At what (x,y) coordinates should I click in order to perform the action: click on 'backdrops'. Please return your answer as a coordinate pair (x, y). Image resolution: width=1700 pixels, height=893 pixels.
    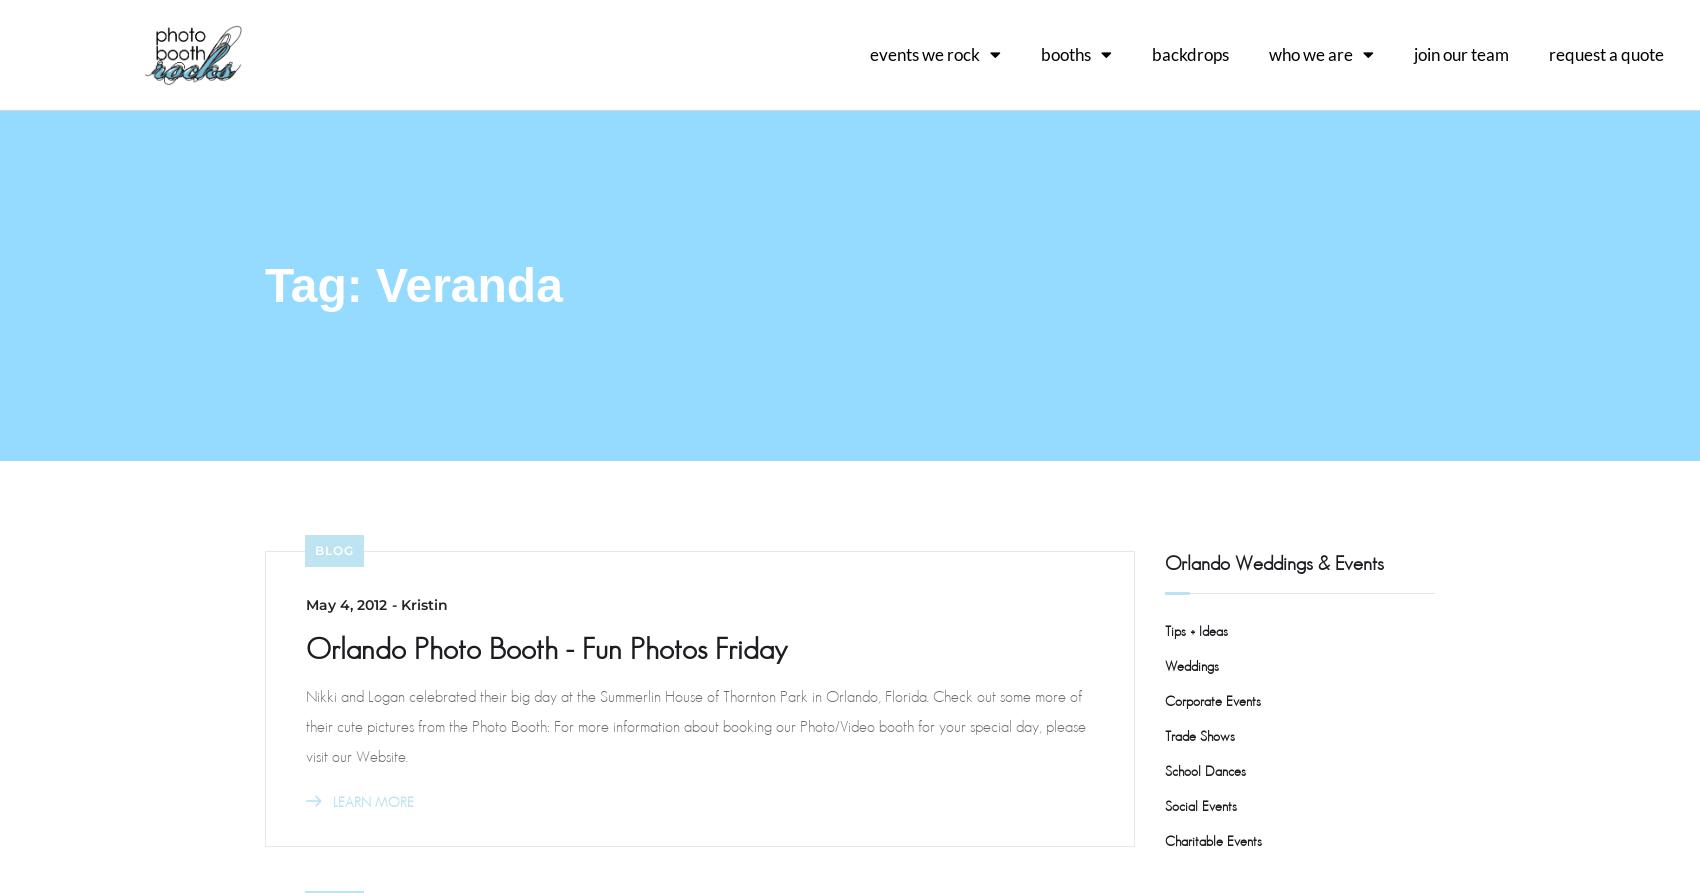
    Looking at the image, I should click on (1151, 53).